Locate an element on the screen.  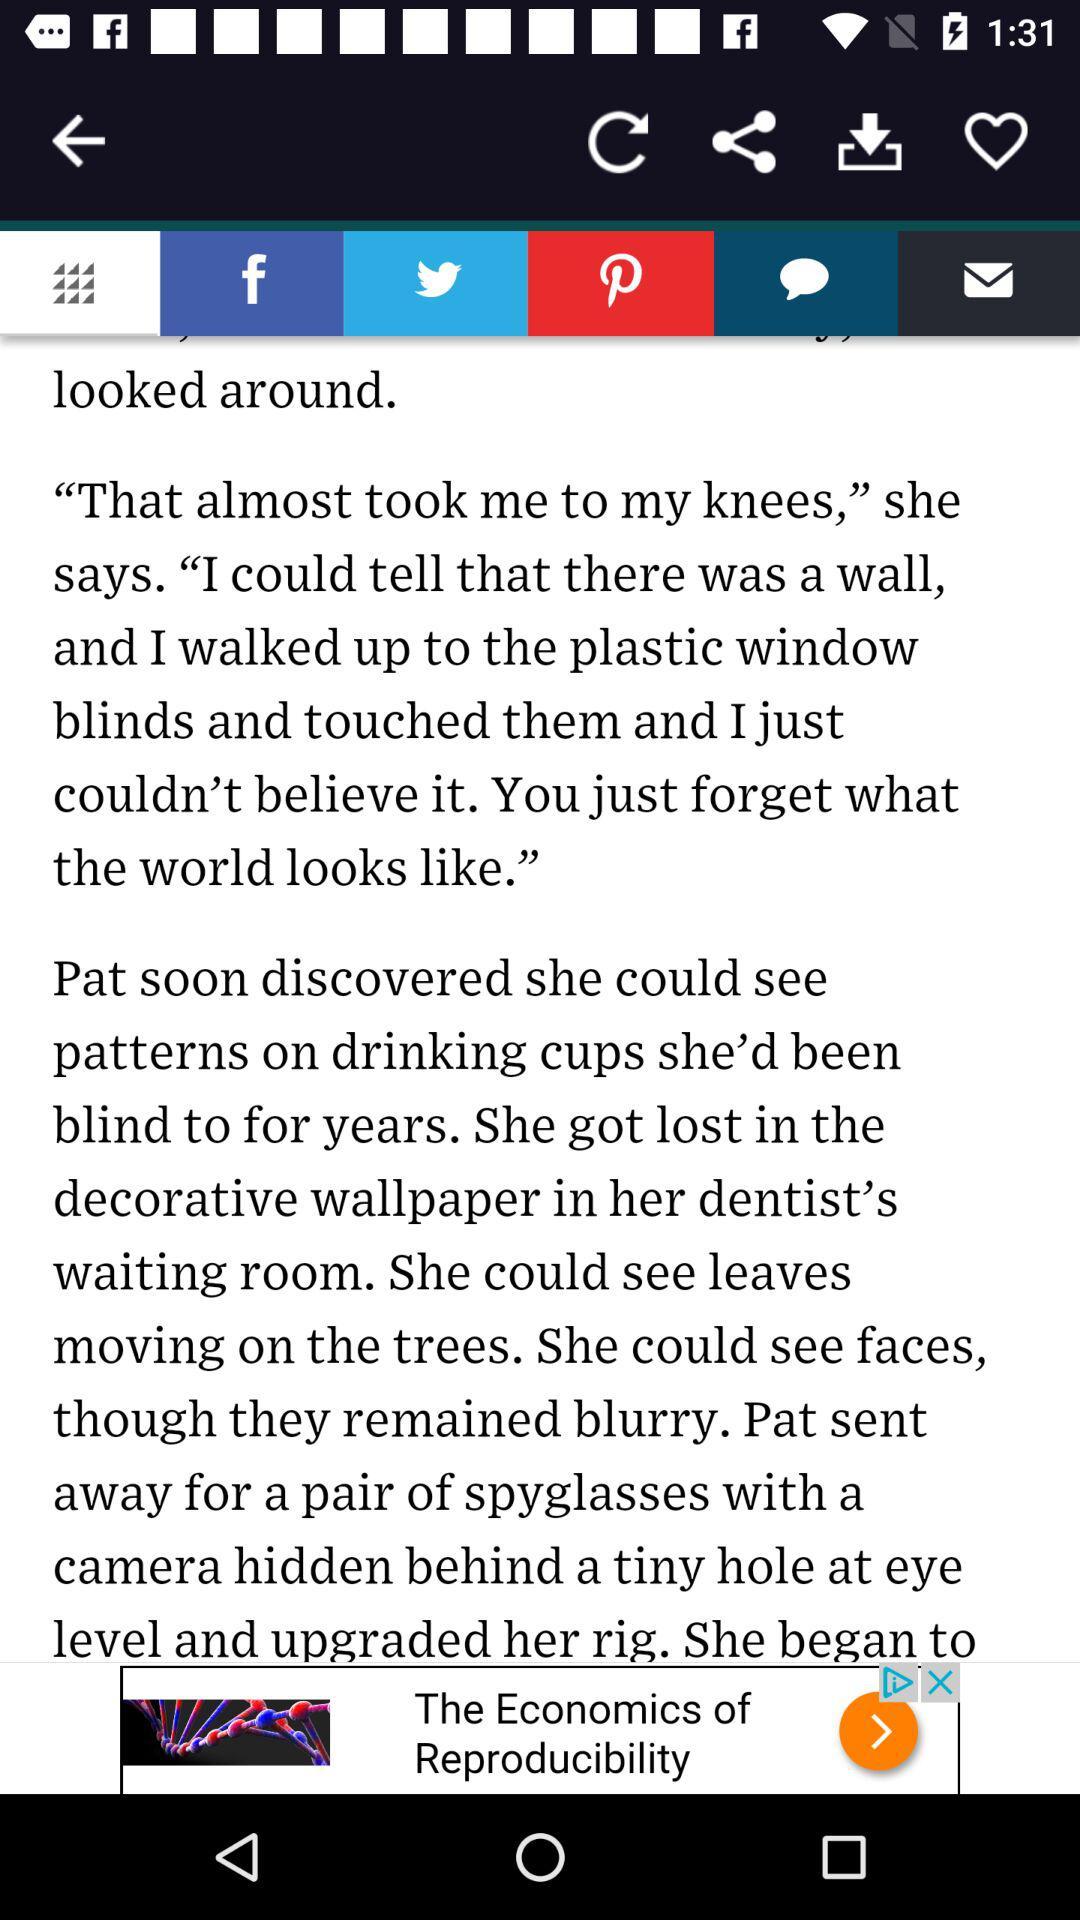
the arrow_backward icon is located at coordinates (77, 140).